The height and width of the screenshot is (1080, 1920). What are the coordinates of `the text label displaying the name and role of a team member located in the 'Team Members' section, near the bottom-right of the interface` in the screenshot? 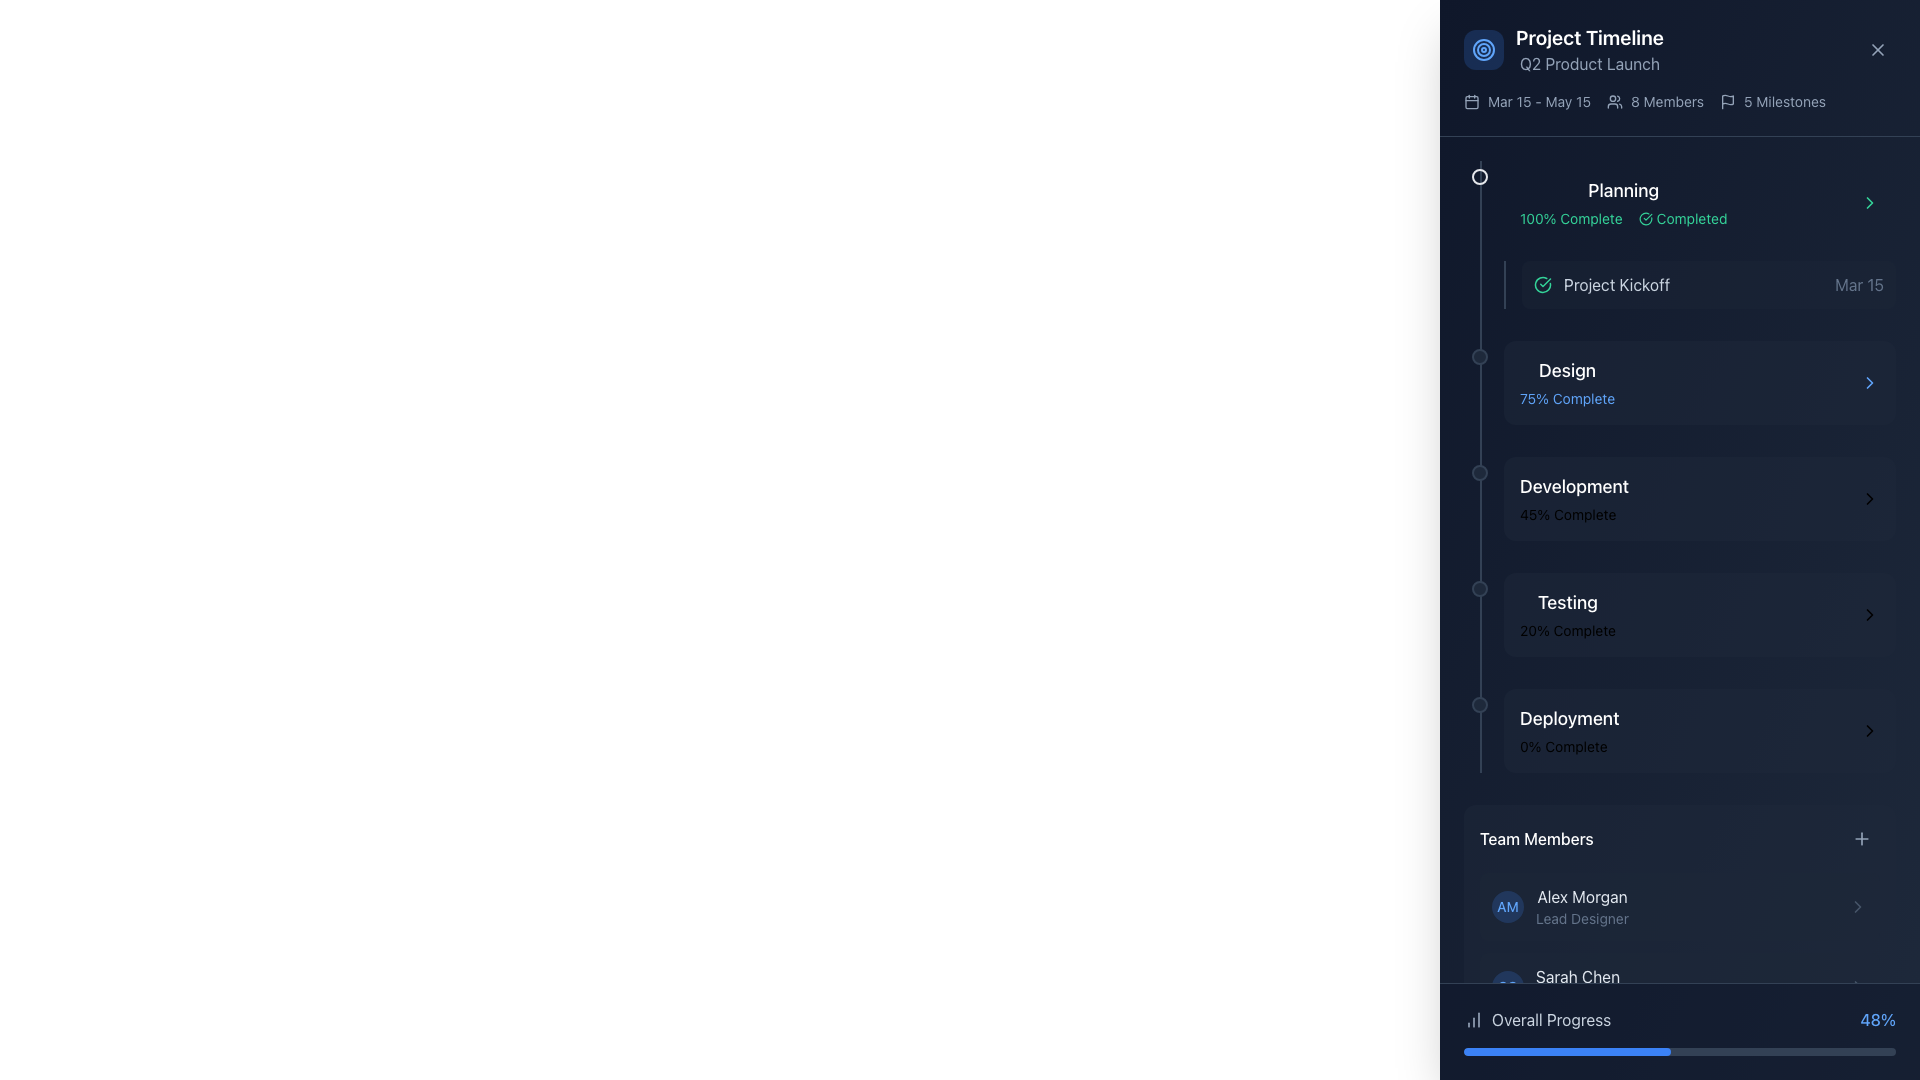 It's located at (1581, 906).